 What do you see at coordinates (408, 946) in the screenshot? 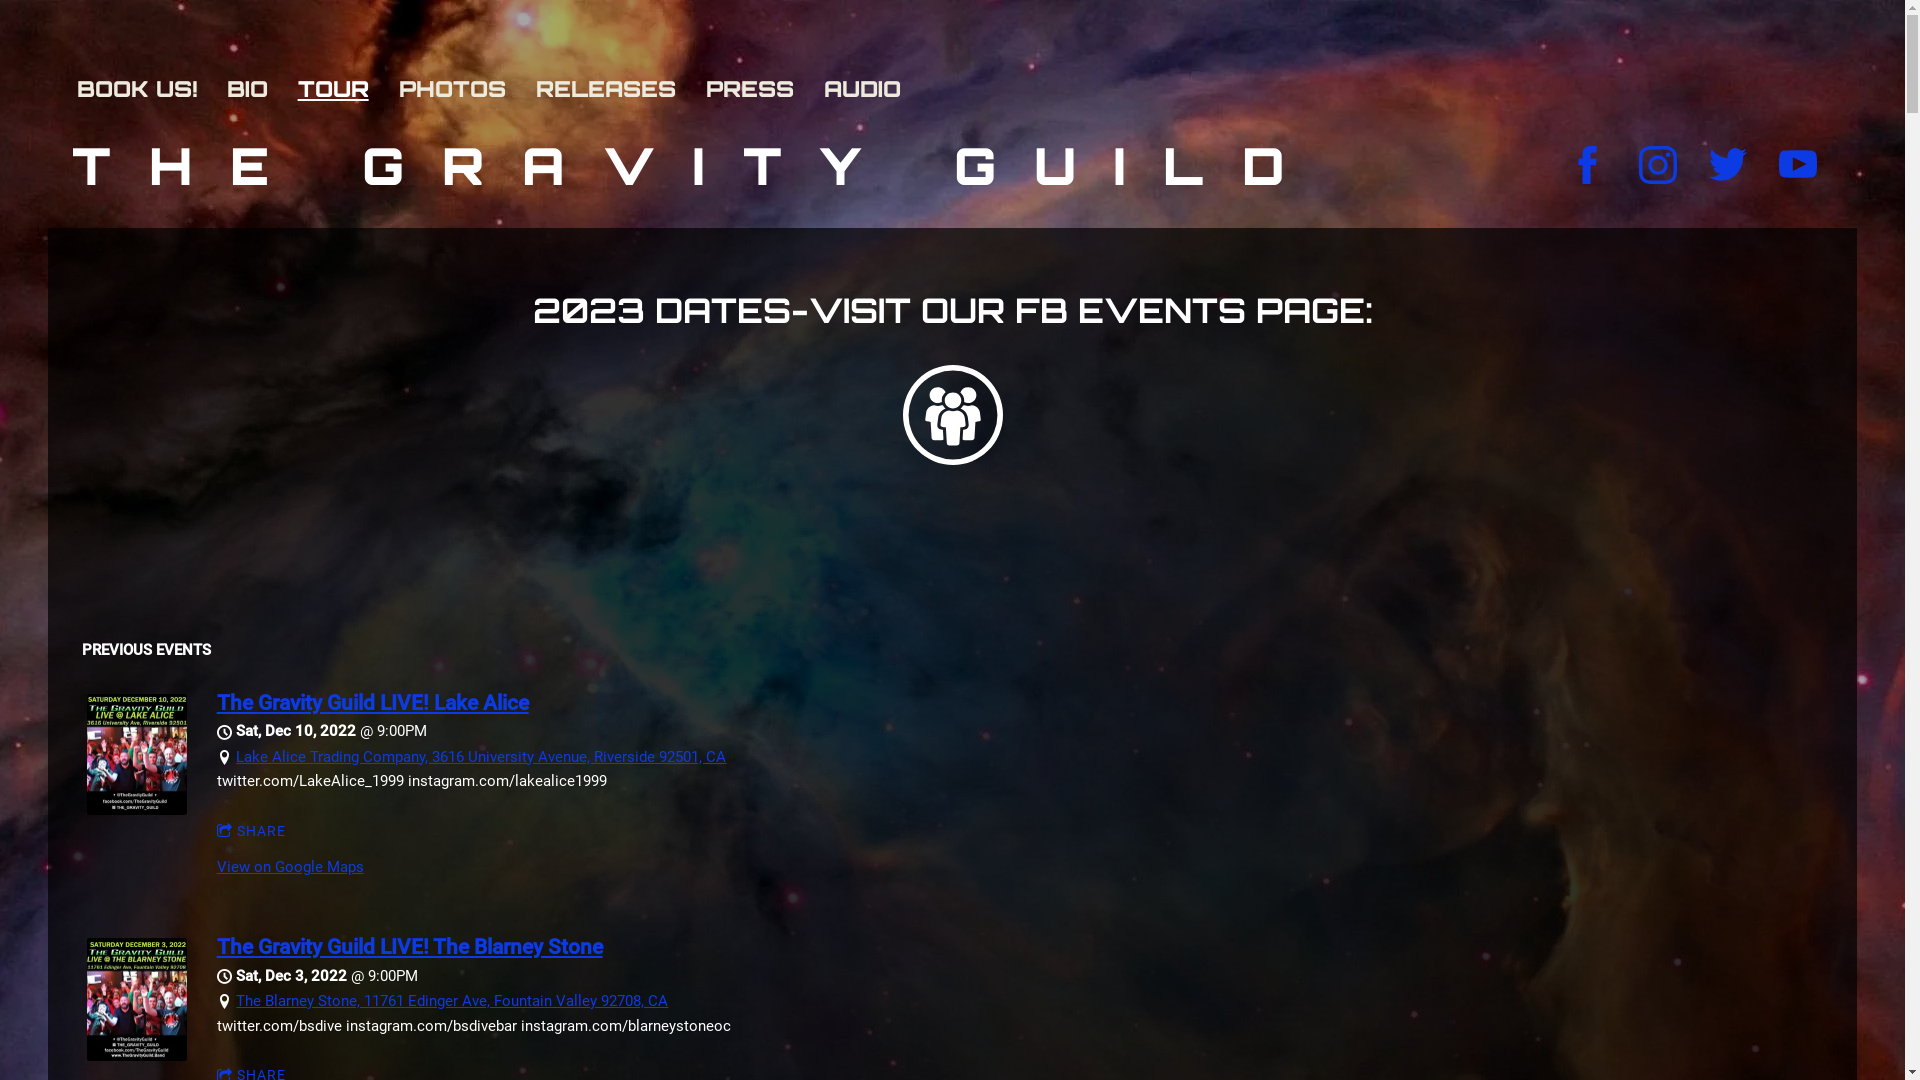
I see `'The Gravity Guild LIVE! The Blarney Stone'` at bounding box center [408, 946].